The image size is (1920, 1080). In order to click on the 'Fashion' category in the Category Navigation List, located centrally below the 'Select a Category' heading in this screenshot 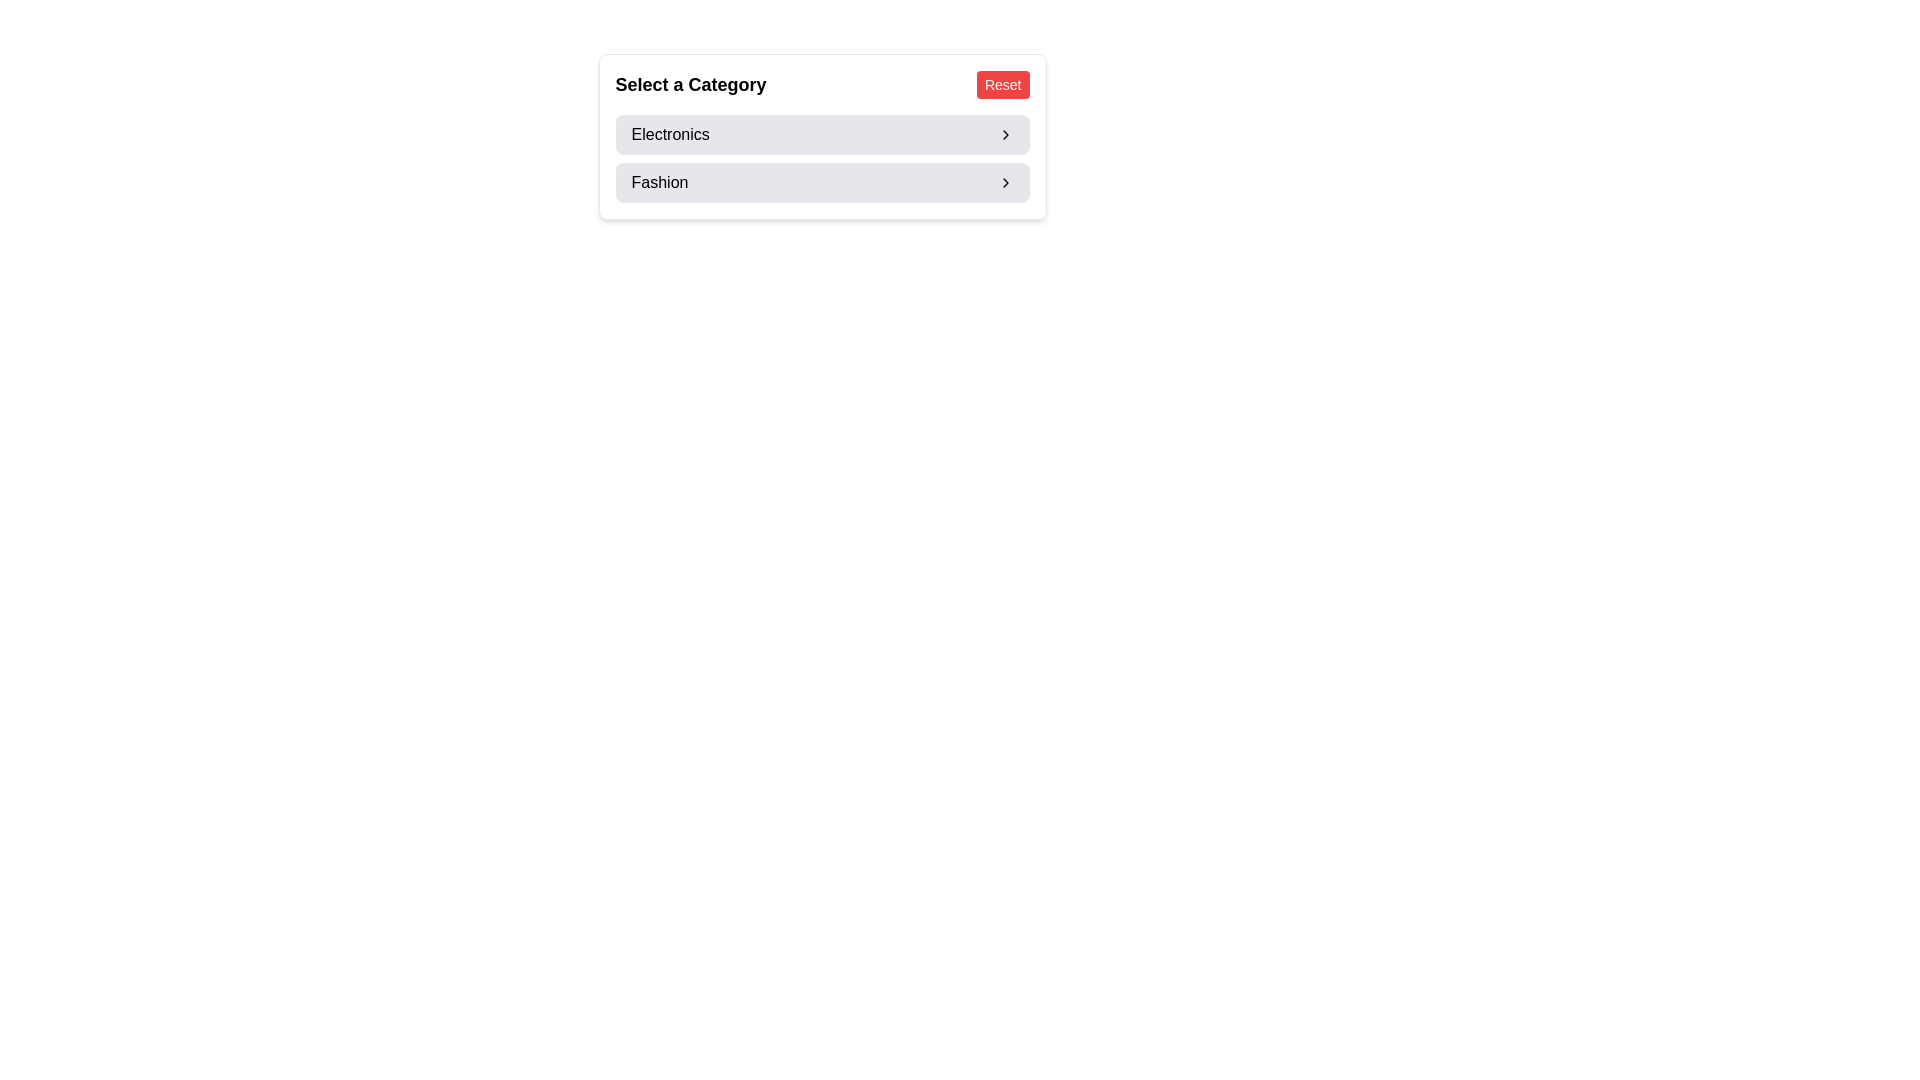, I will do `click(822, 157)`.